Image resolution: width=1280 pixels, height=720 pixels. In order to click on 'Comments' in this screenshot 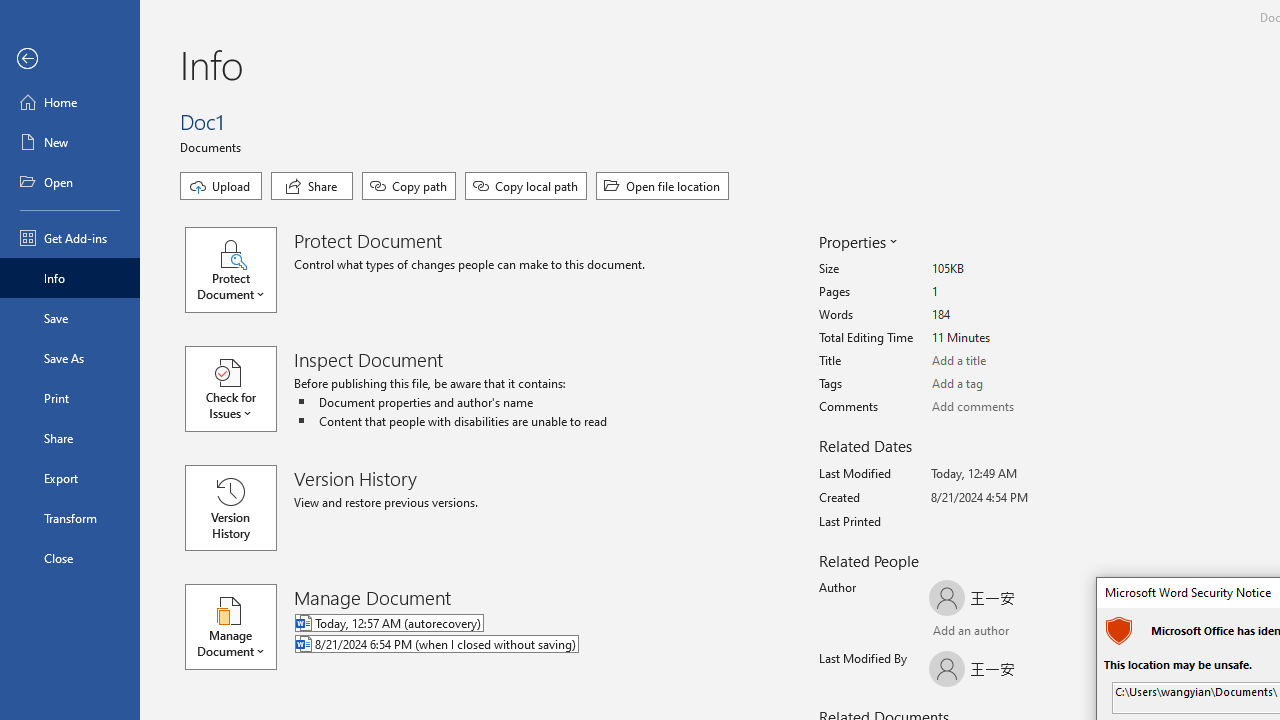, I will do `click(1006, 406)`.